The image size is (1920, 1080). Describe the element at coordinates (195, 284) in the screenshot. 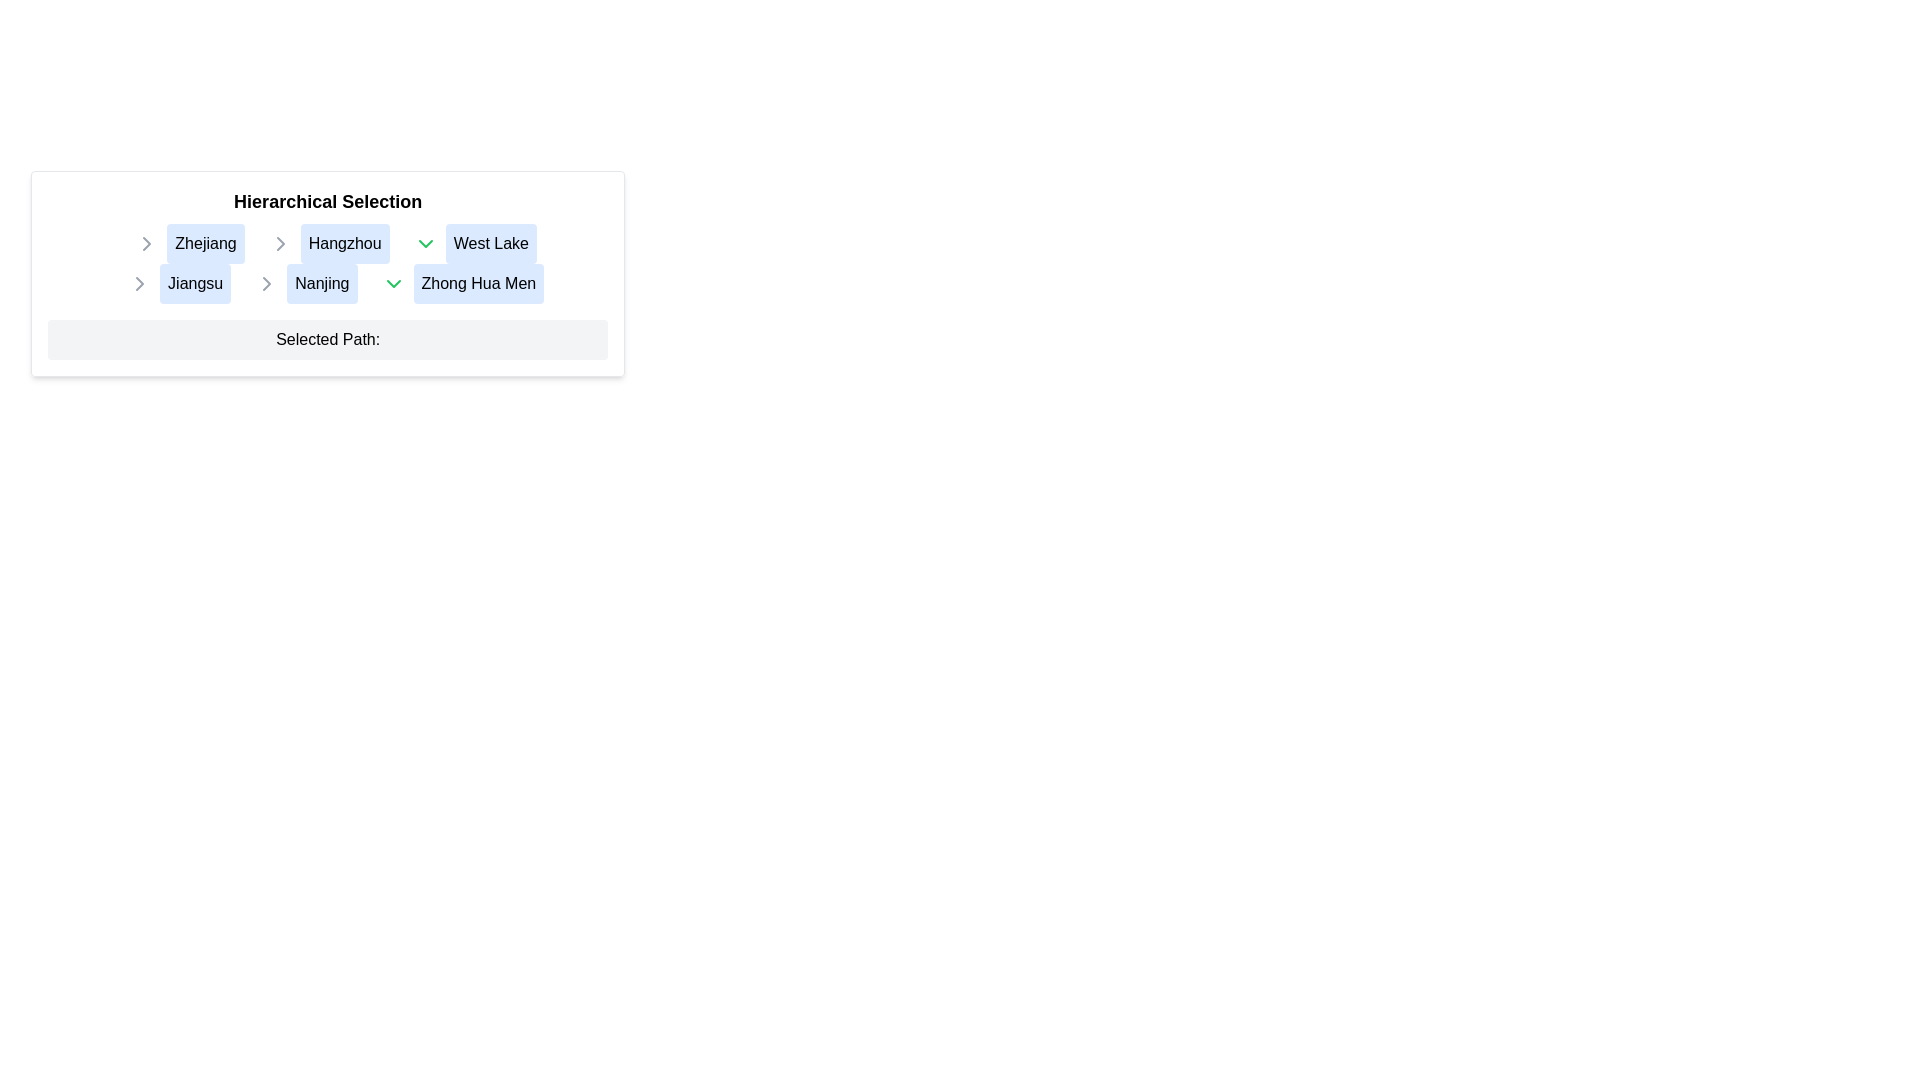

I see `the rectangular button with a light blue background and the text 'Jiangsu'` at that location.